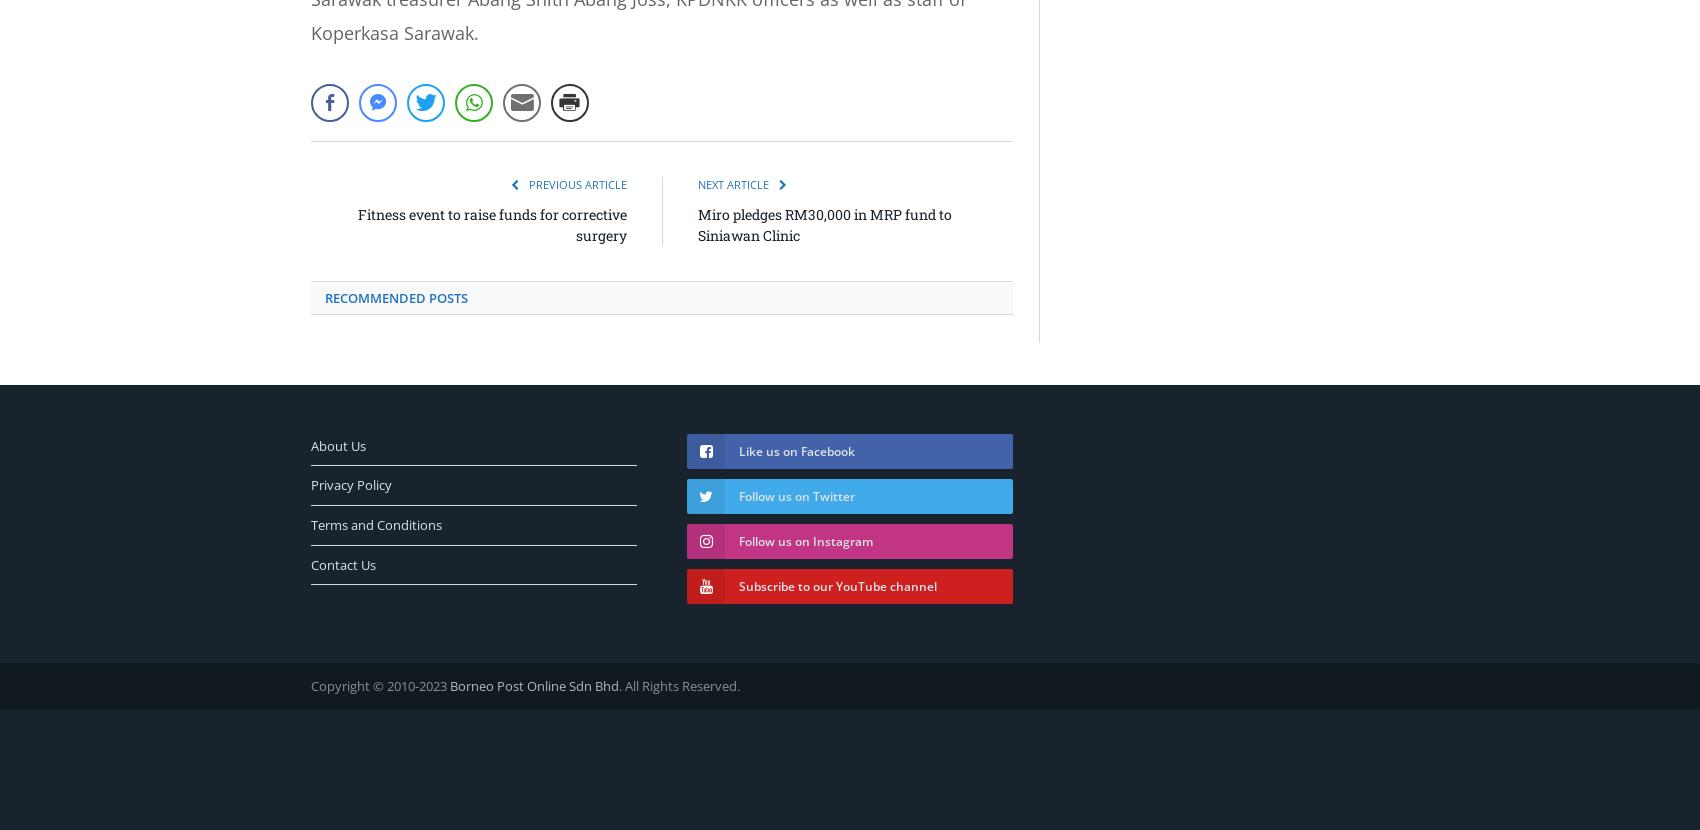  What do you see at coordinates (795, 450) in the screenshot?
I see `'Like us on Facebook'` at bounding box center [795, 450].